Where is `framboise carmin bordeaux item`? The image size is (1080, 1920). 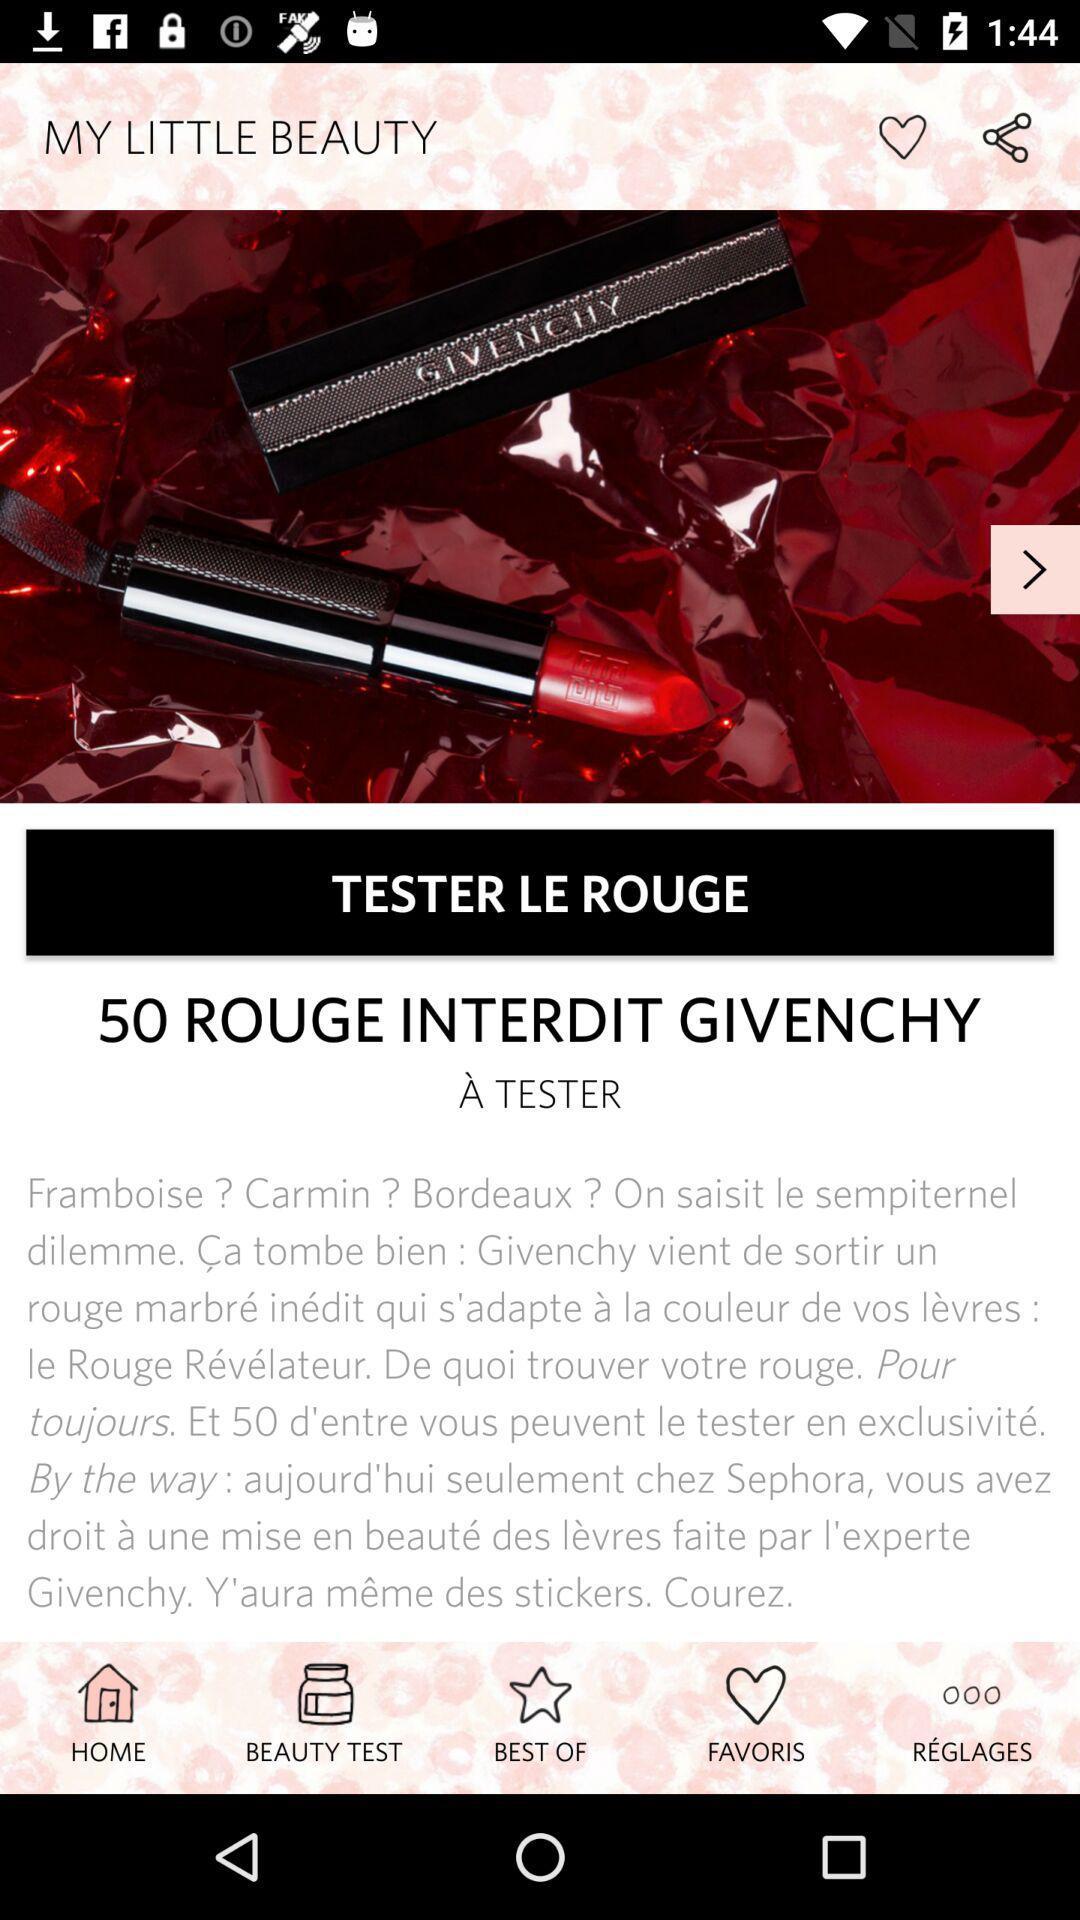
framboise carmin bordeaux item is located at coordinates (540, 1391).